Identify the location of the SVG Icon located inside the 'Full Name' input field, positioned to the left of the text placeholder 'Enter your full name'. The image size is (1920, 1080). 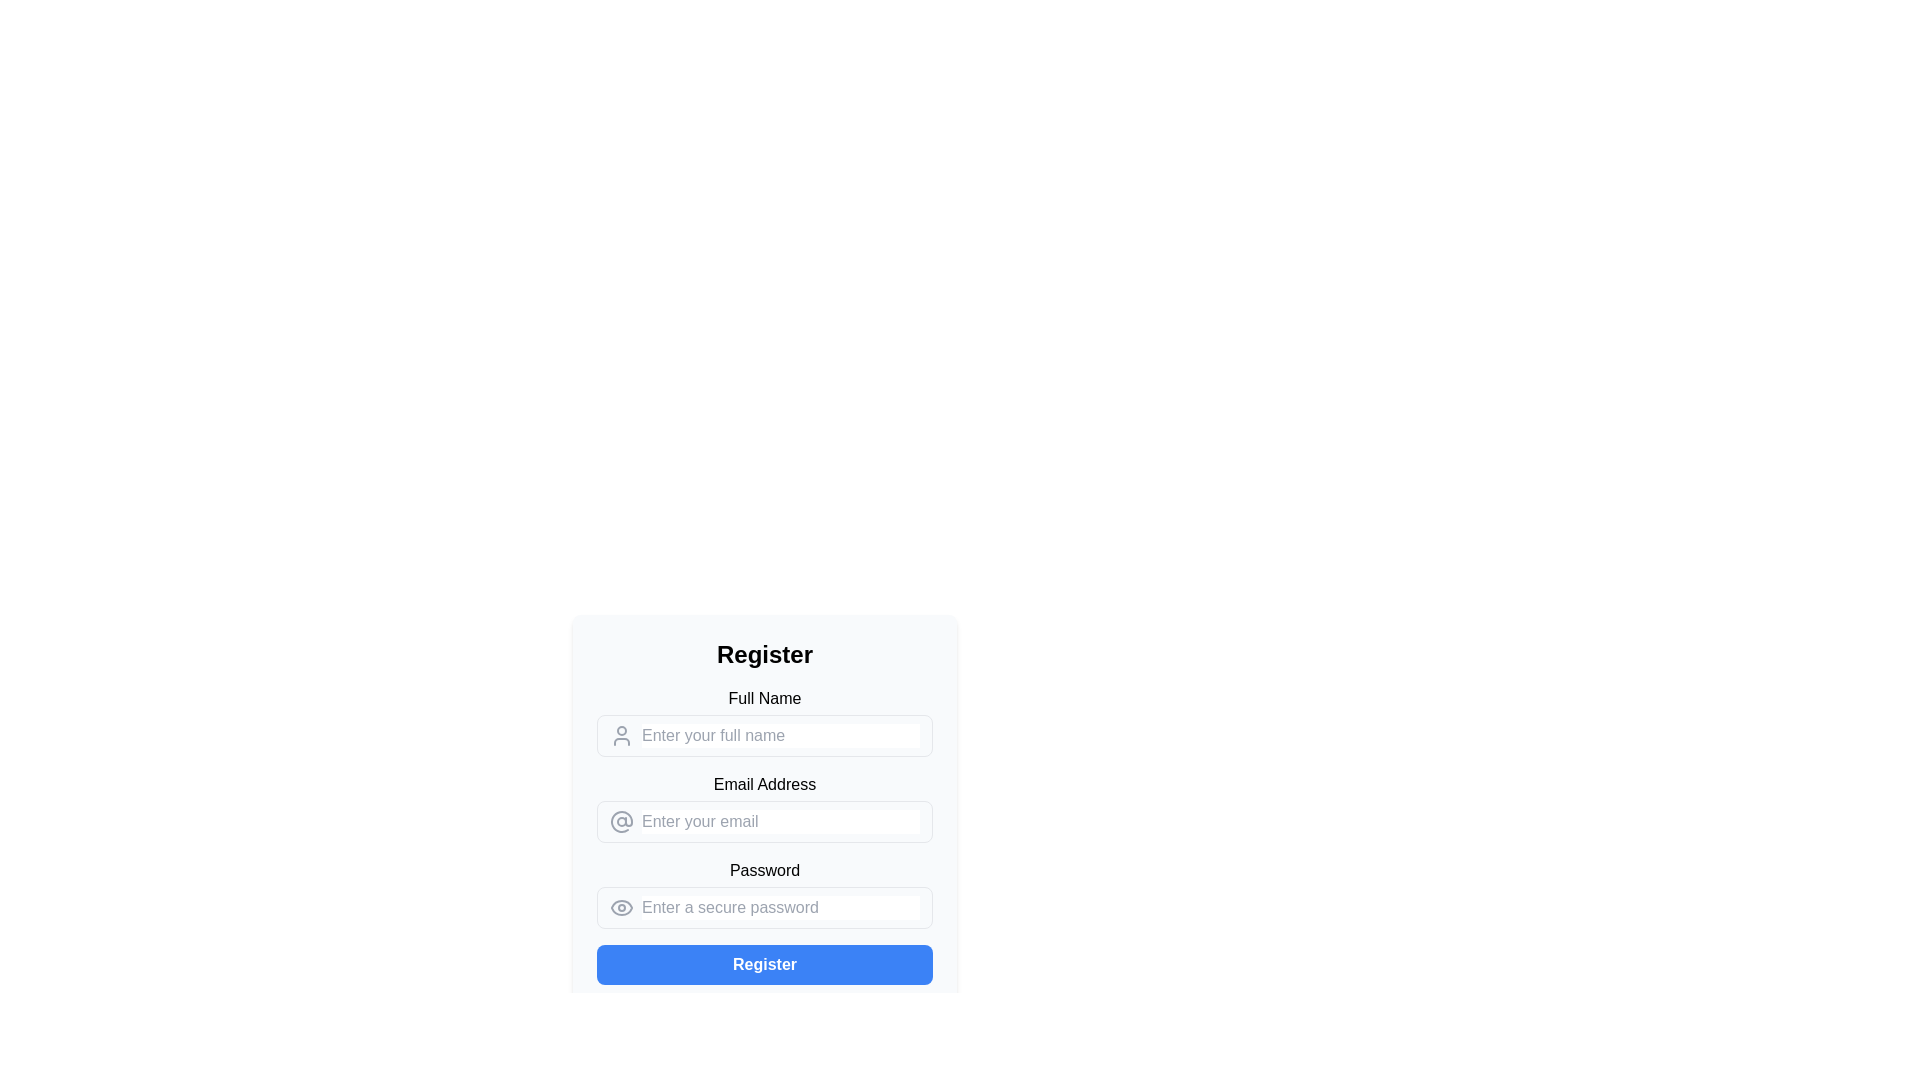
(621, 736).